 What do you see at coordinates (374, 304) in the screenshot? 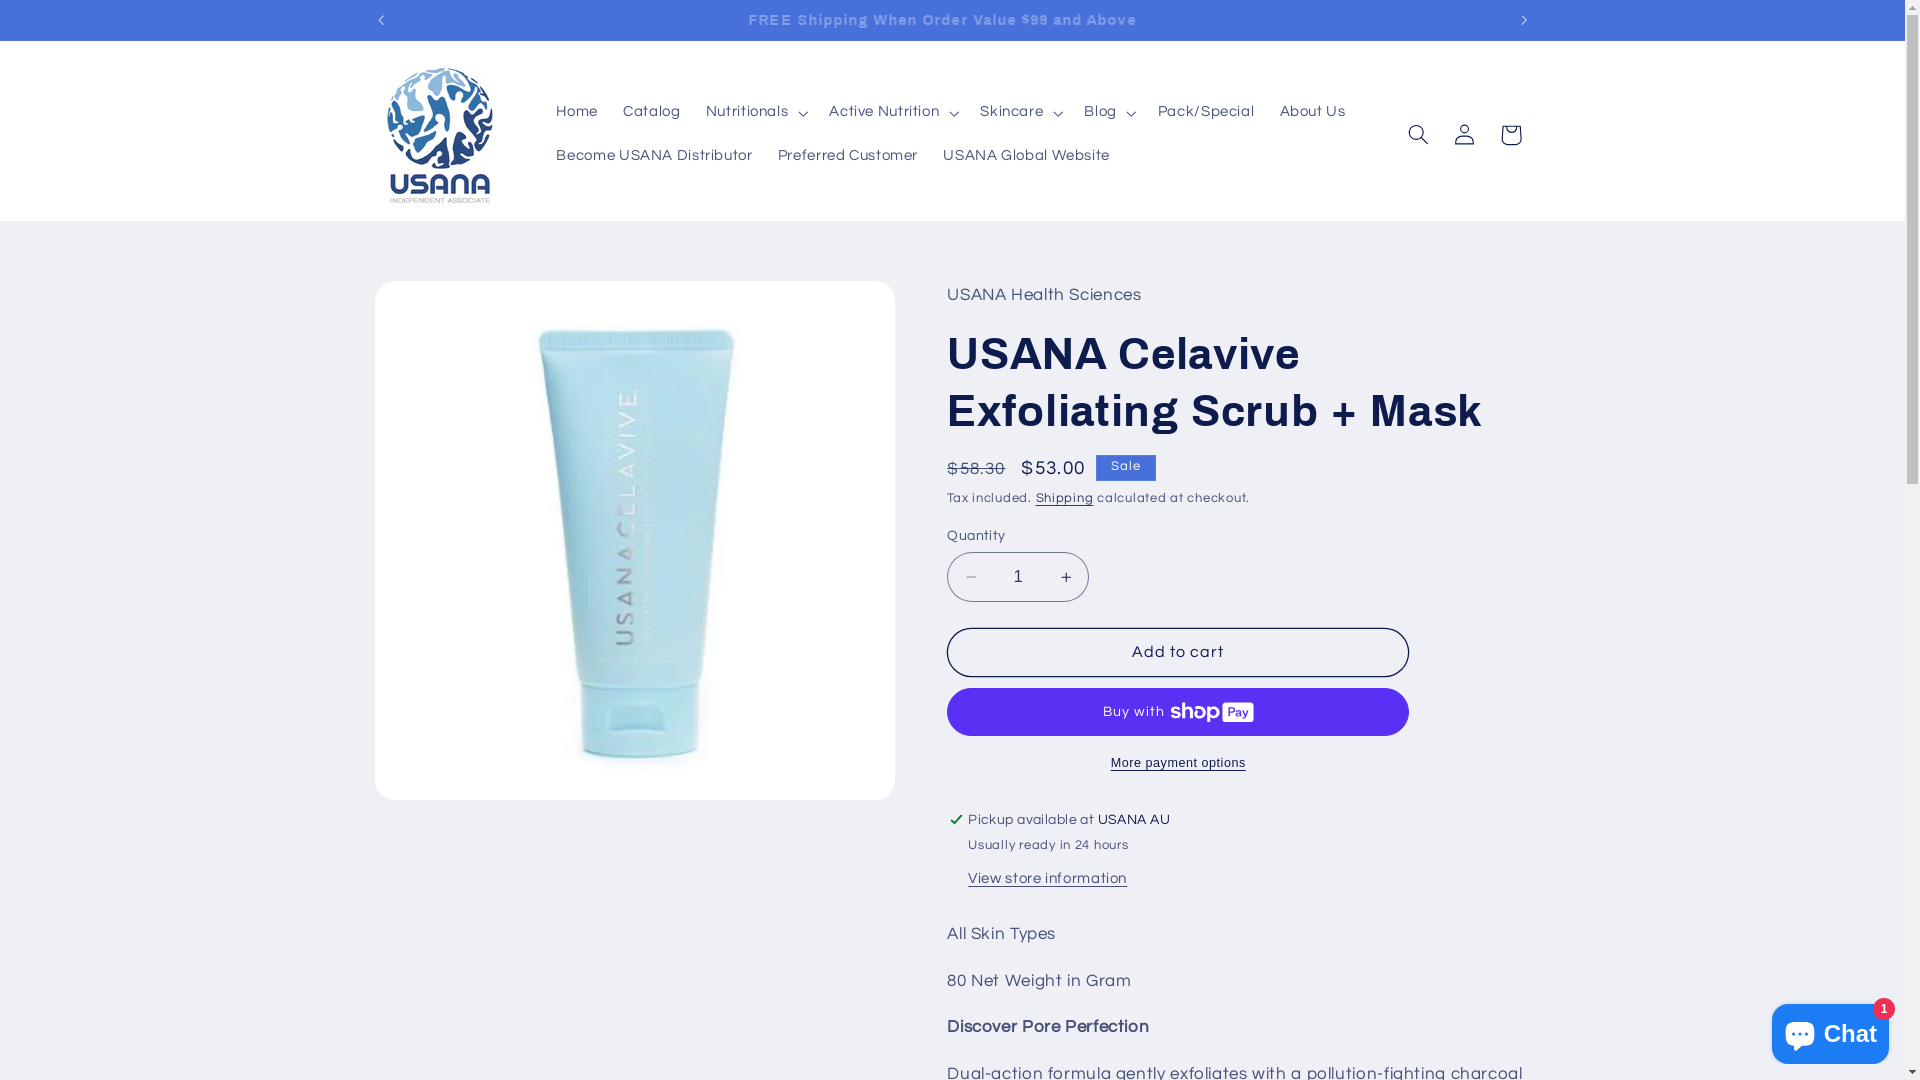
I see `'Skip to product information'` at bounding box center [374, 304].